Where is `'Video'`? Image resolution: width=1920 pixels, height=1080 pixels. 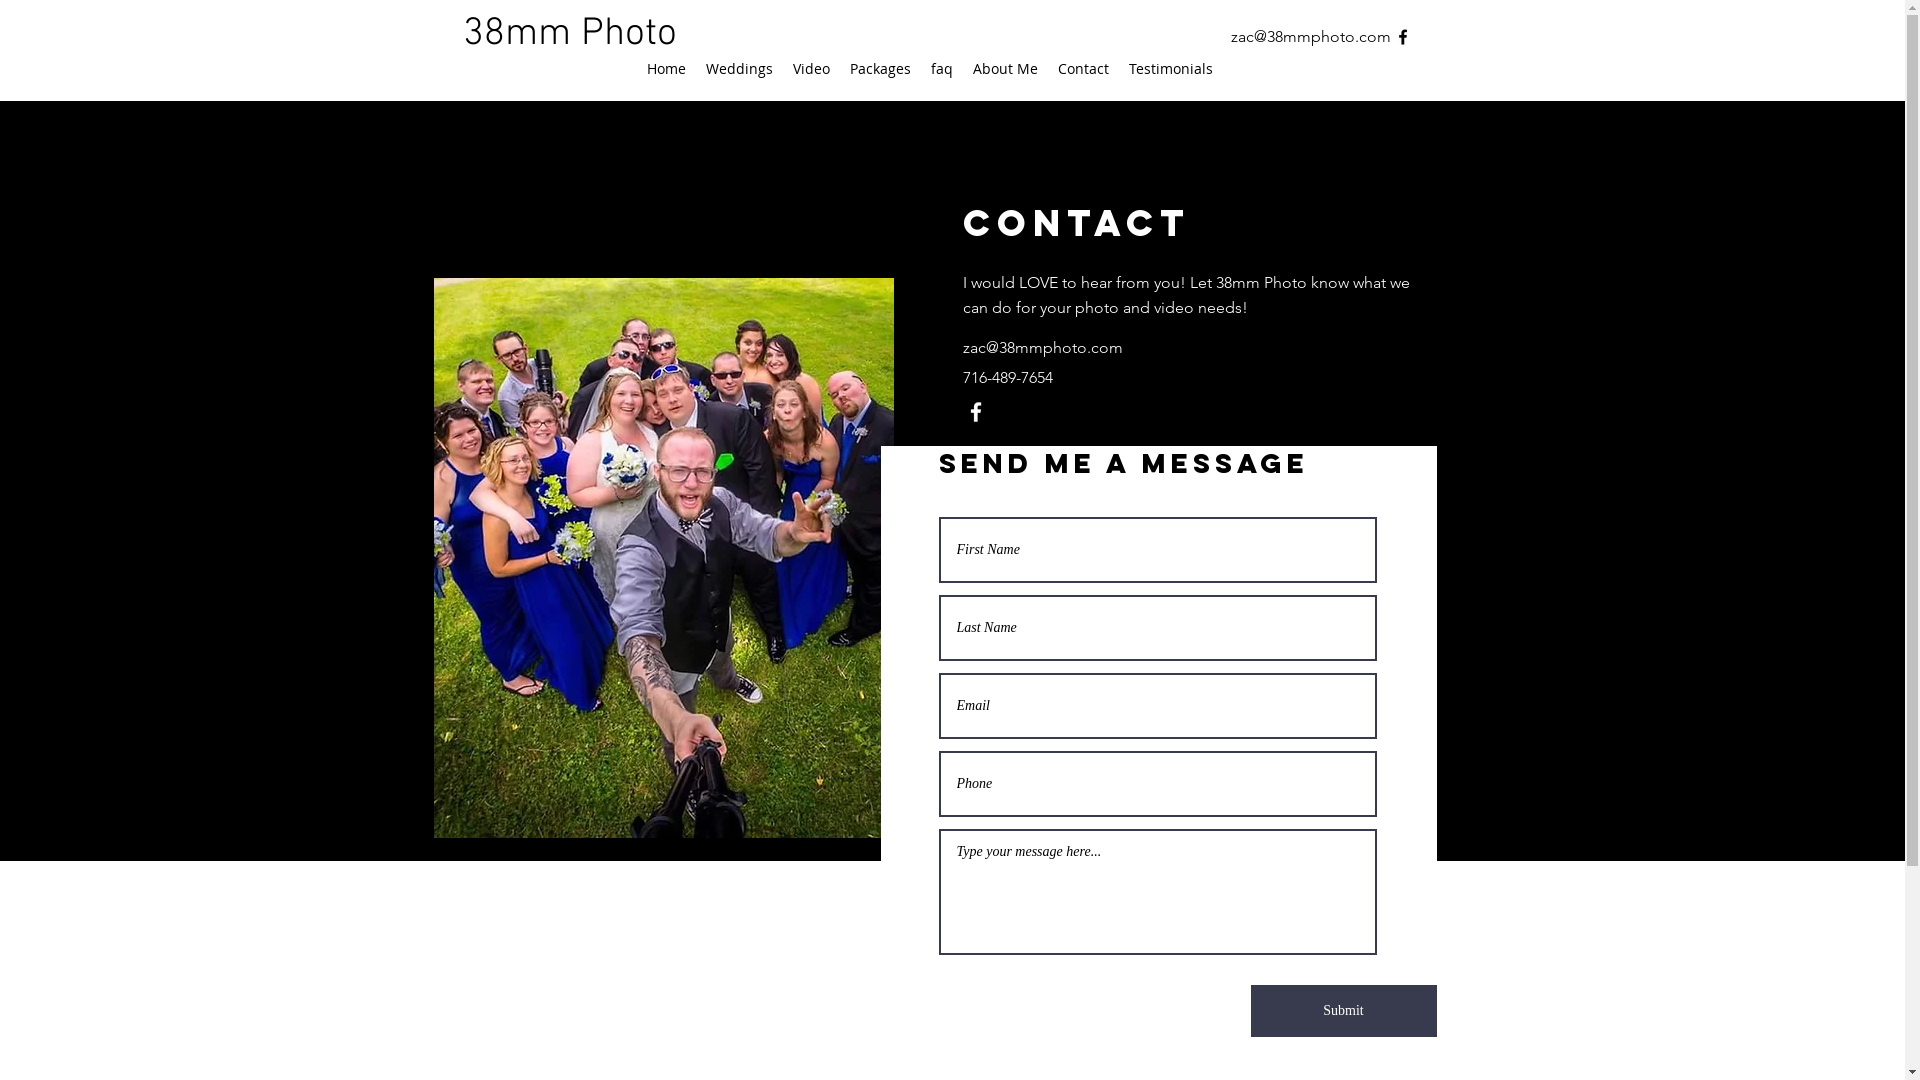
'Video' is located at coordinates (810, 68).